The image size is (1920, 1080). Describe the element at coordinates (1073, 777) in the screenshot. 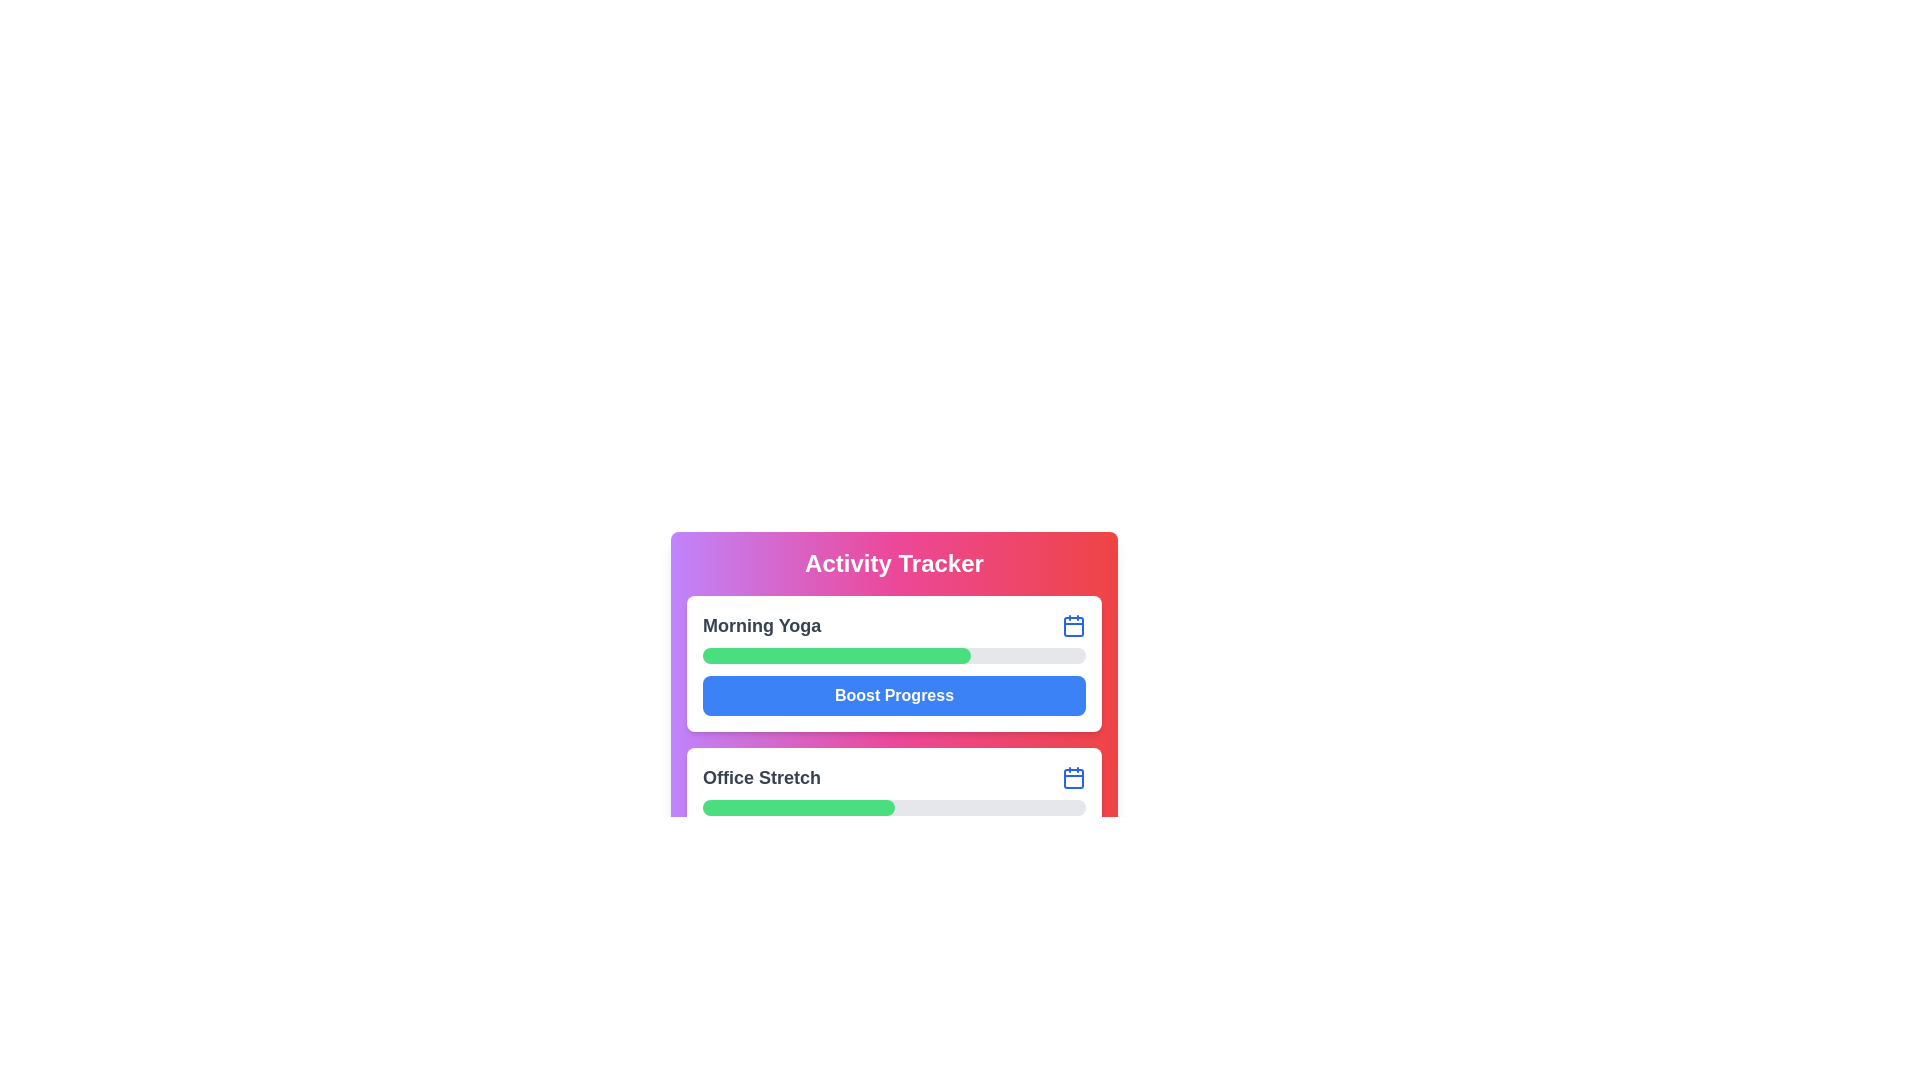

I see `the calendar icon with a blue outline located to the right of the 'Office Stretch' label in the 'Activity Tracker' interface` at that location.